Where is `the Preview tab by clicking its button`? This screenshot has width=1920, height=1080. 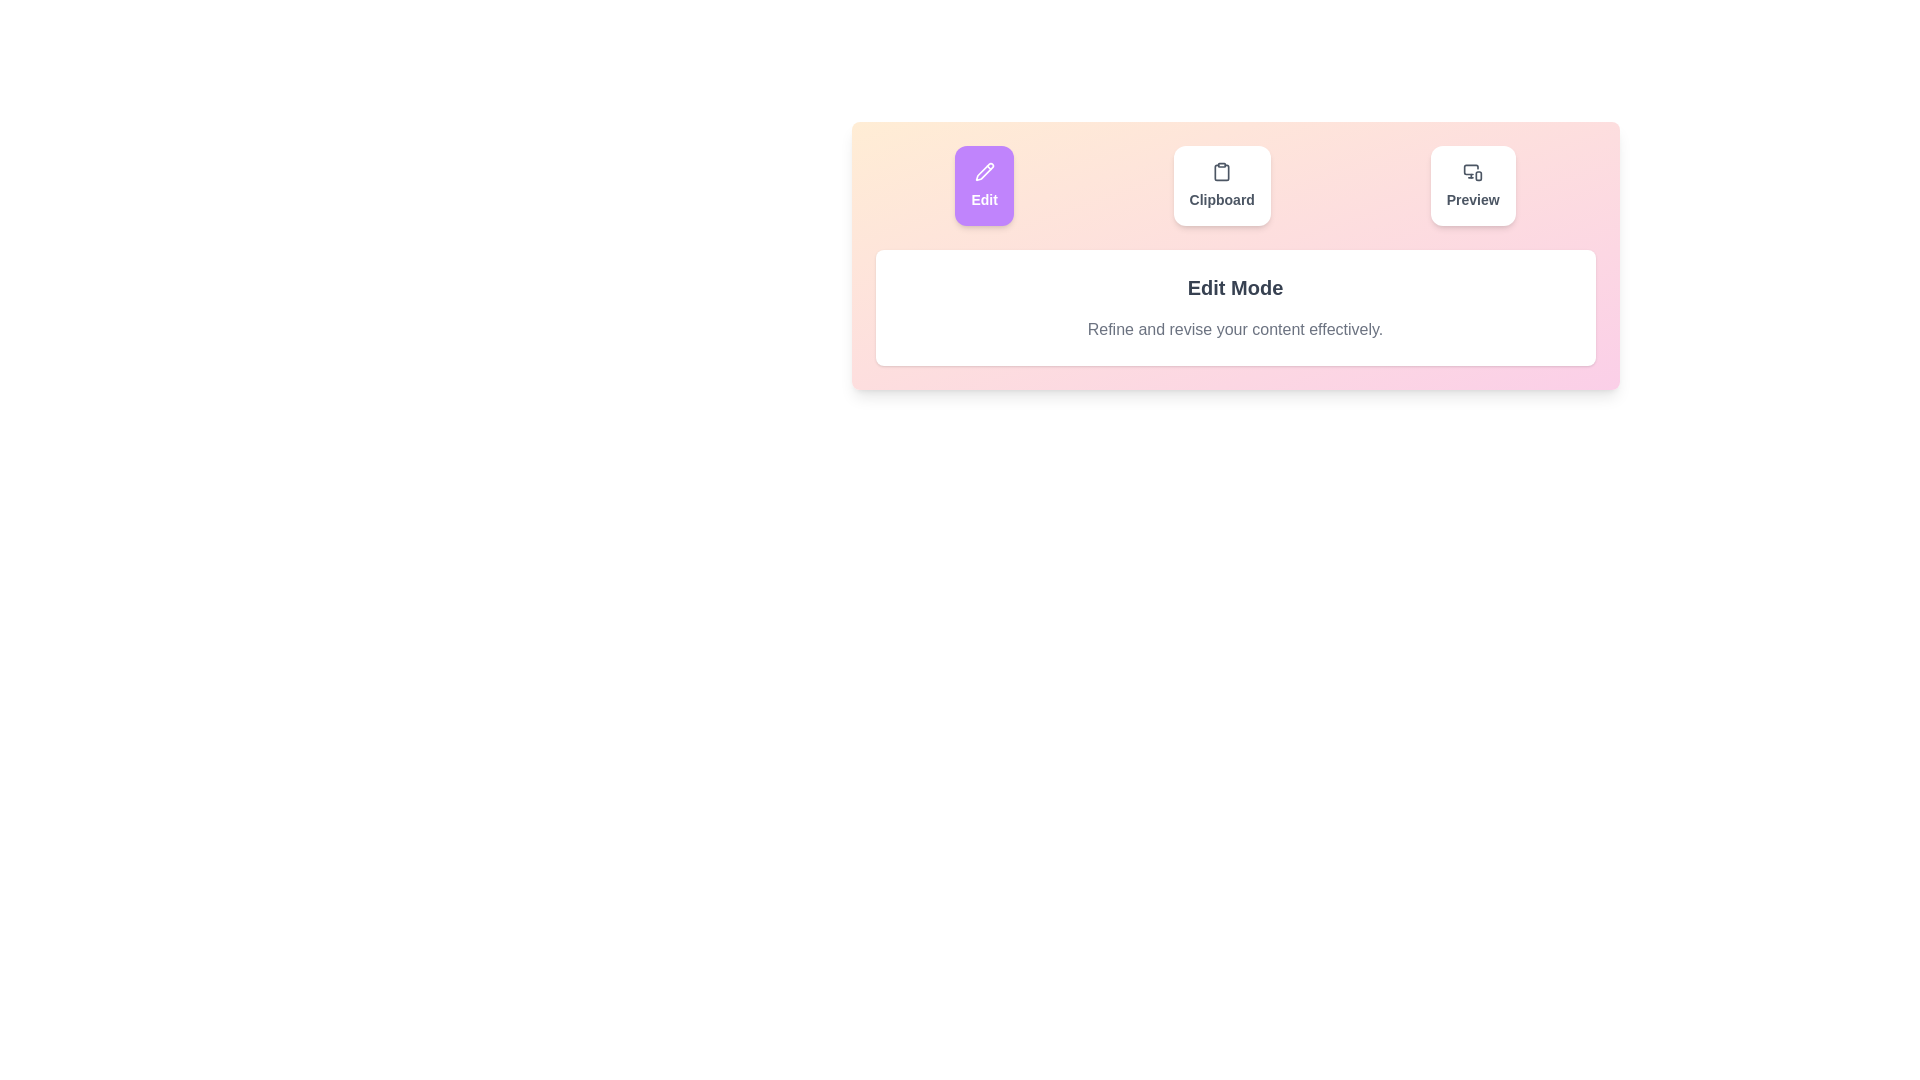 the Preview tab by clicking its button is located at coordinates (1473, 185).